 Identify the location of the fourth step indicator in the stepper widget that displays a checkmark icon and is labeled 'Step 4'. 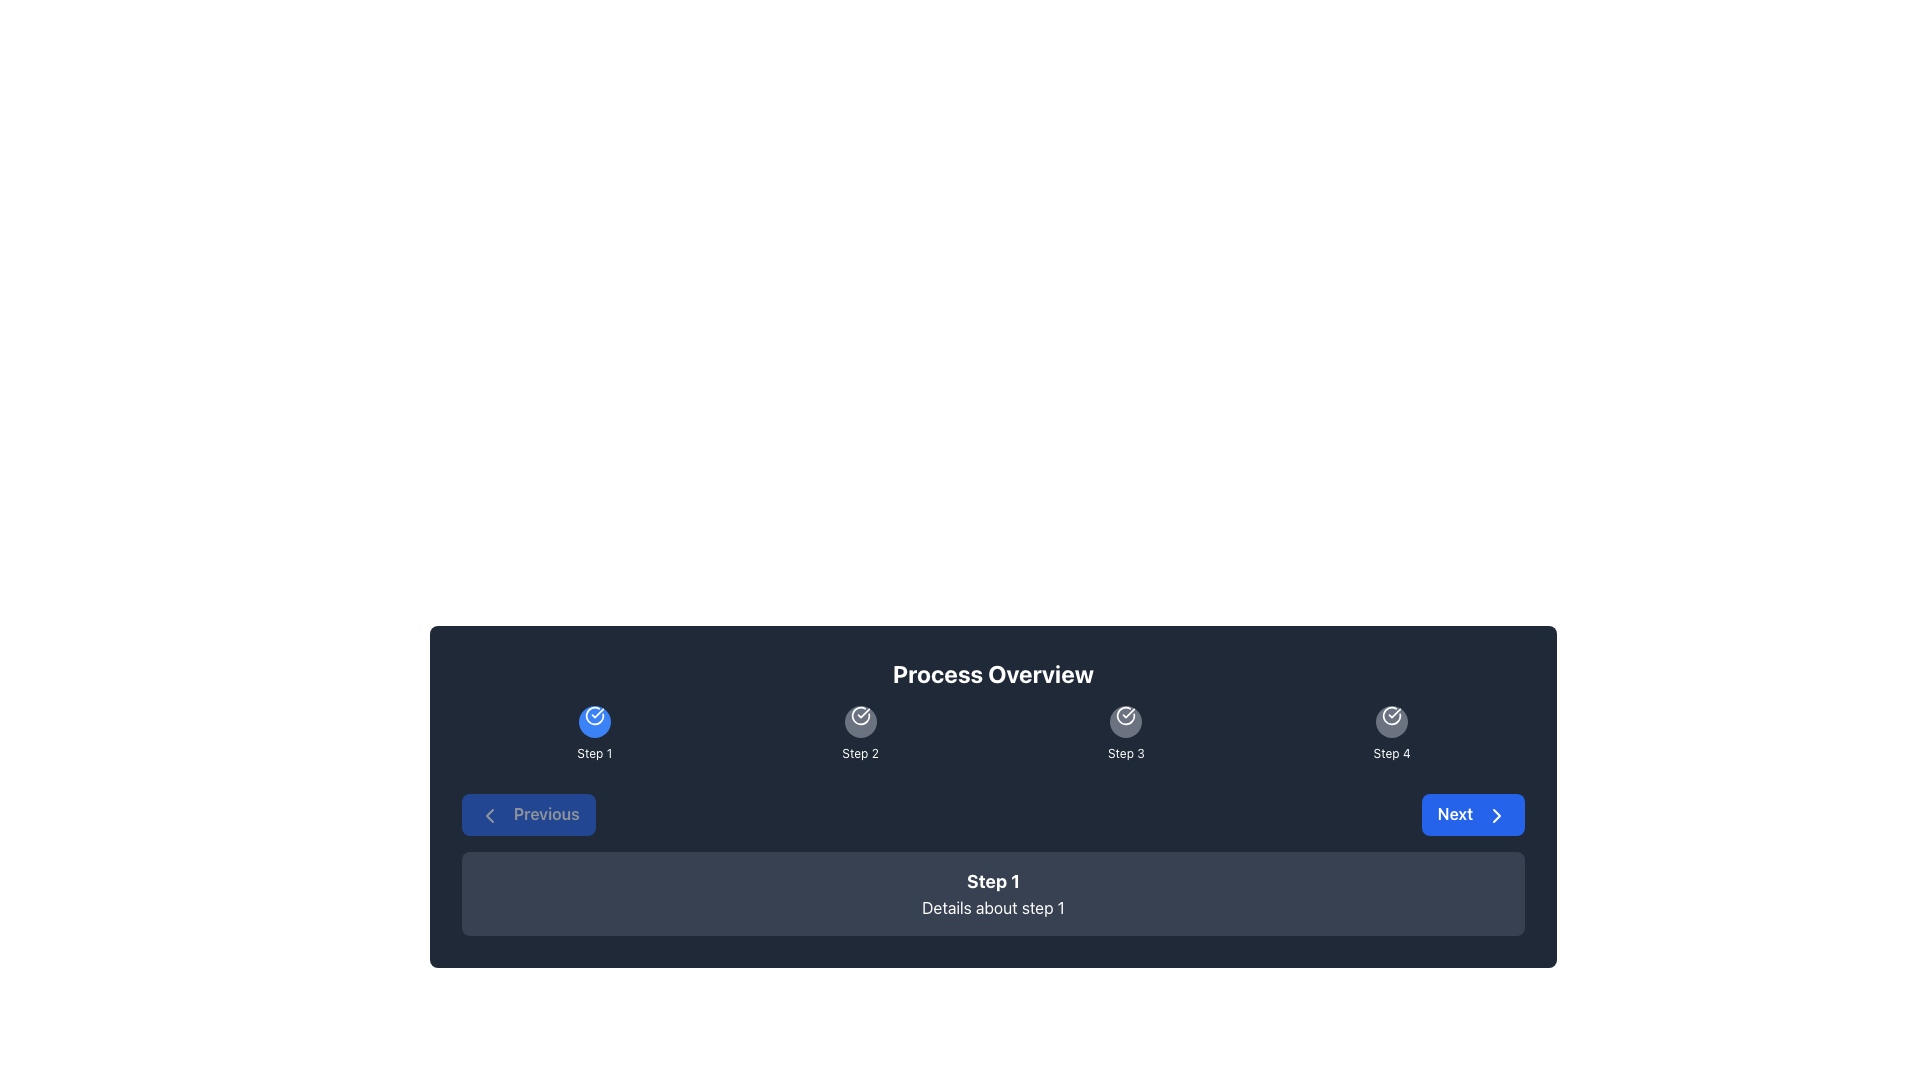
(1391, 721).